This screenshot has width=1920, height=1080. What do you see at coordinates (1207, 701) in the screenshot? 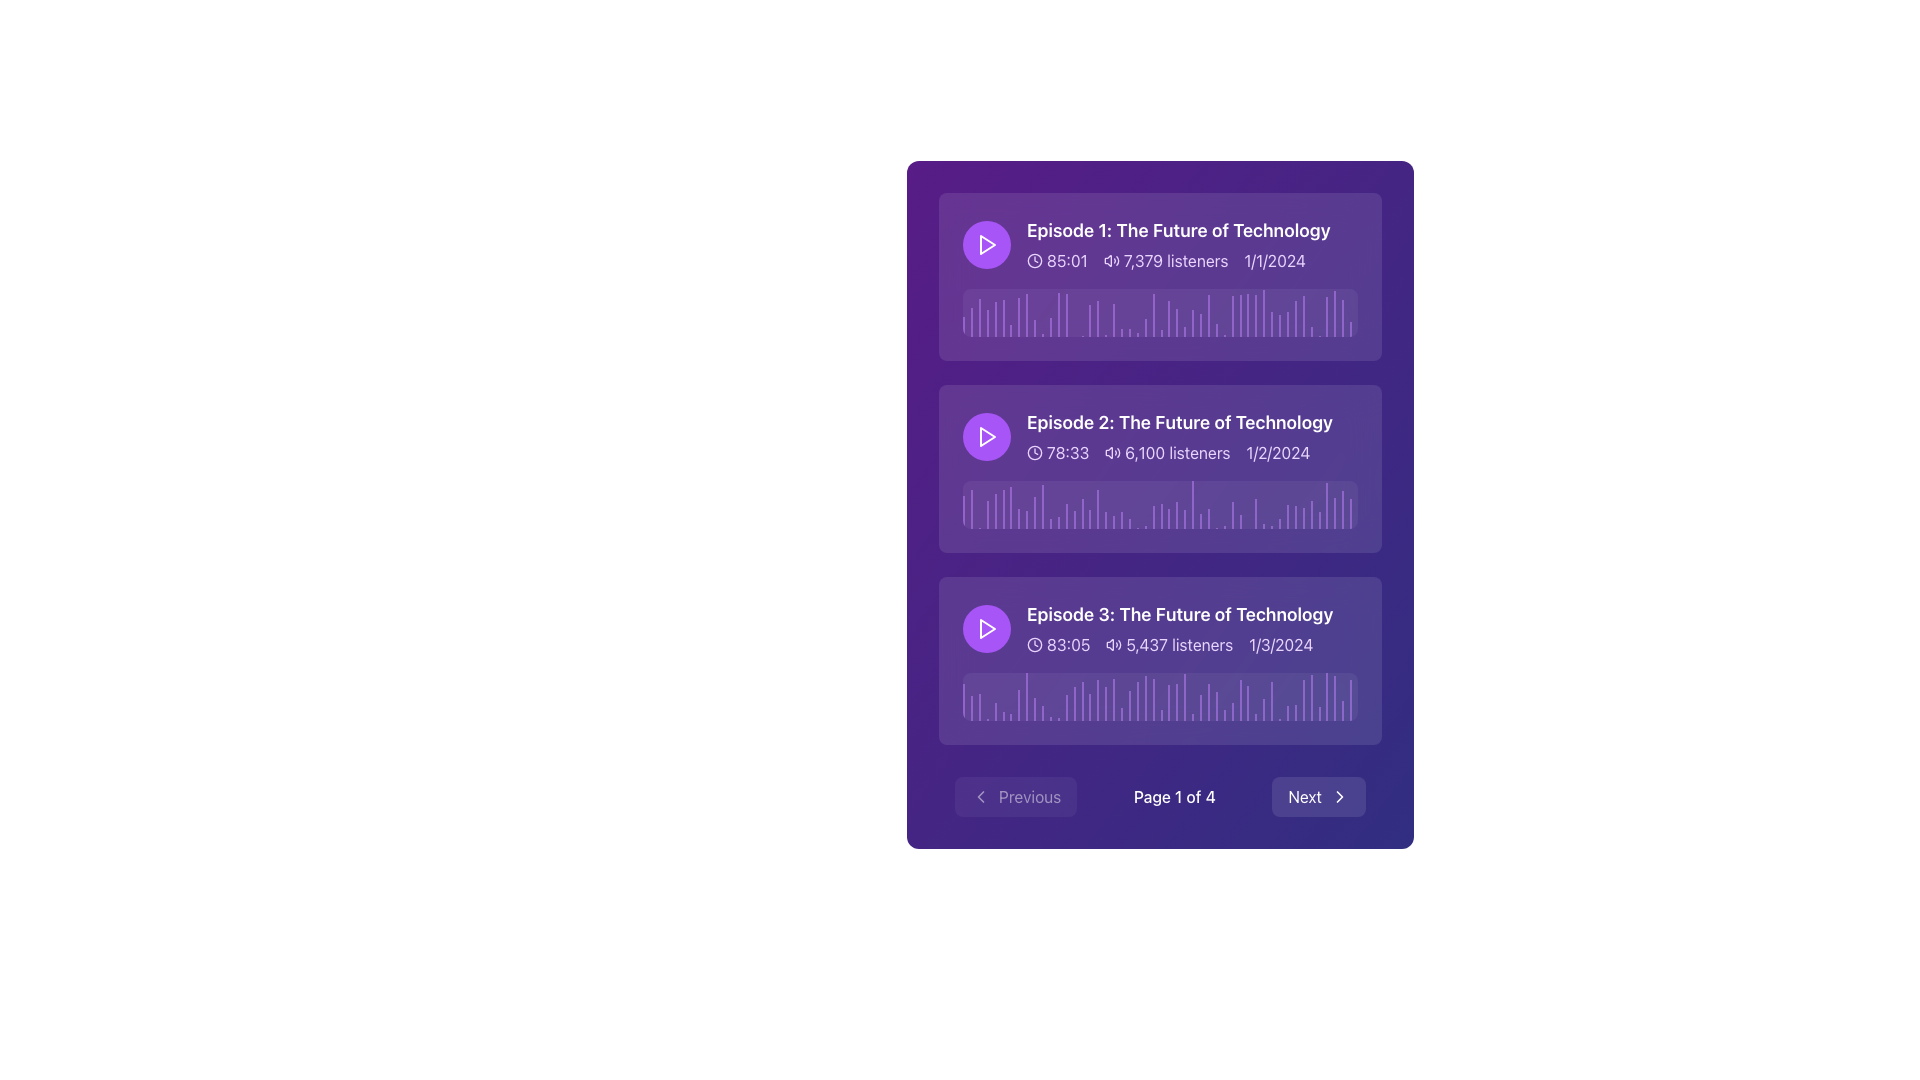
I see `the position of the thin vertical purple progress indicator in the waveform component for the audio track 'Episode 3: The Future of Technology'` at bounding box center [1207, 701].